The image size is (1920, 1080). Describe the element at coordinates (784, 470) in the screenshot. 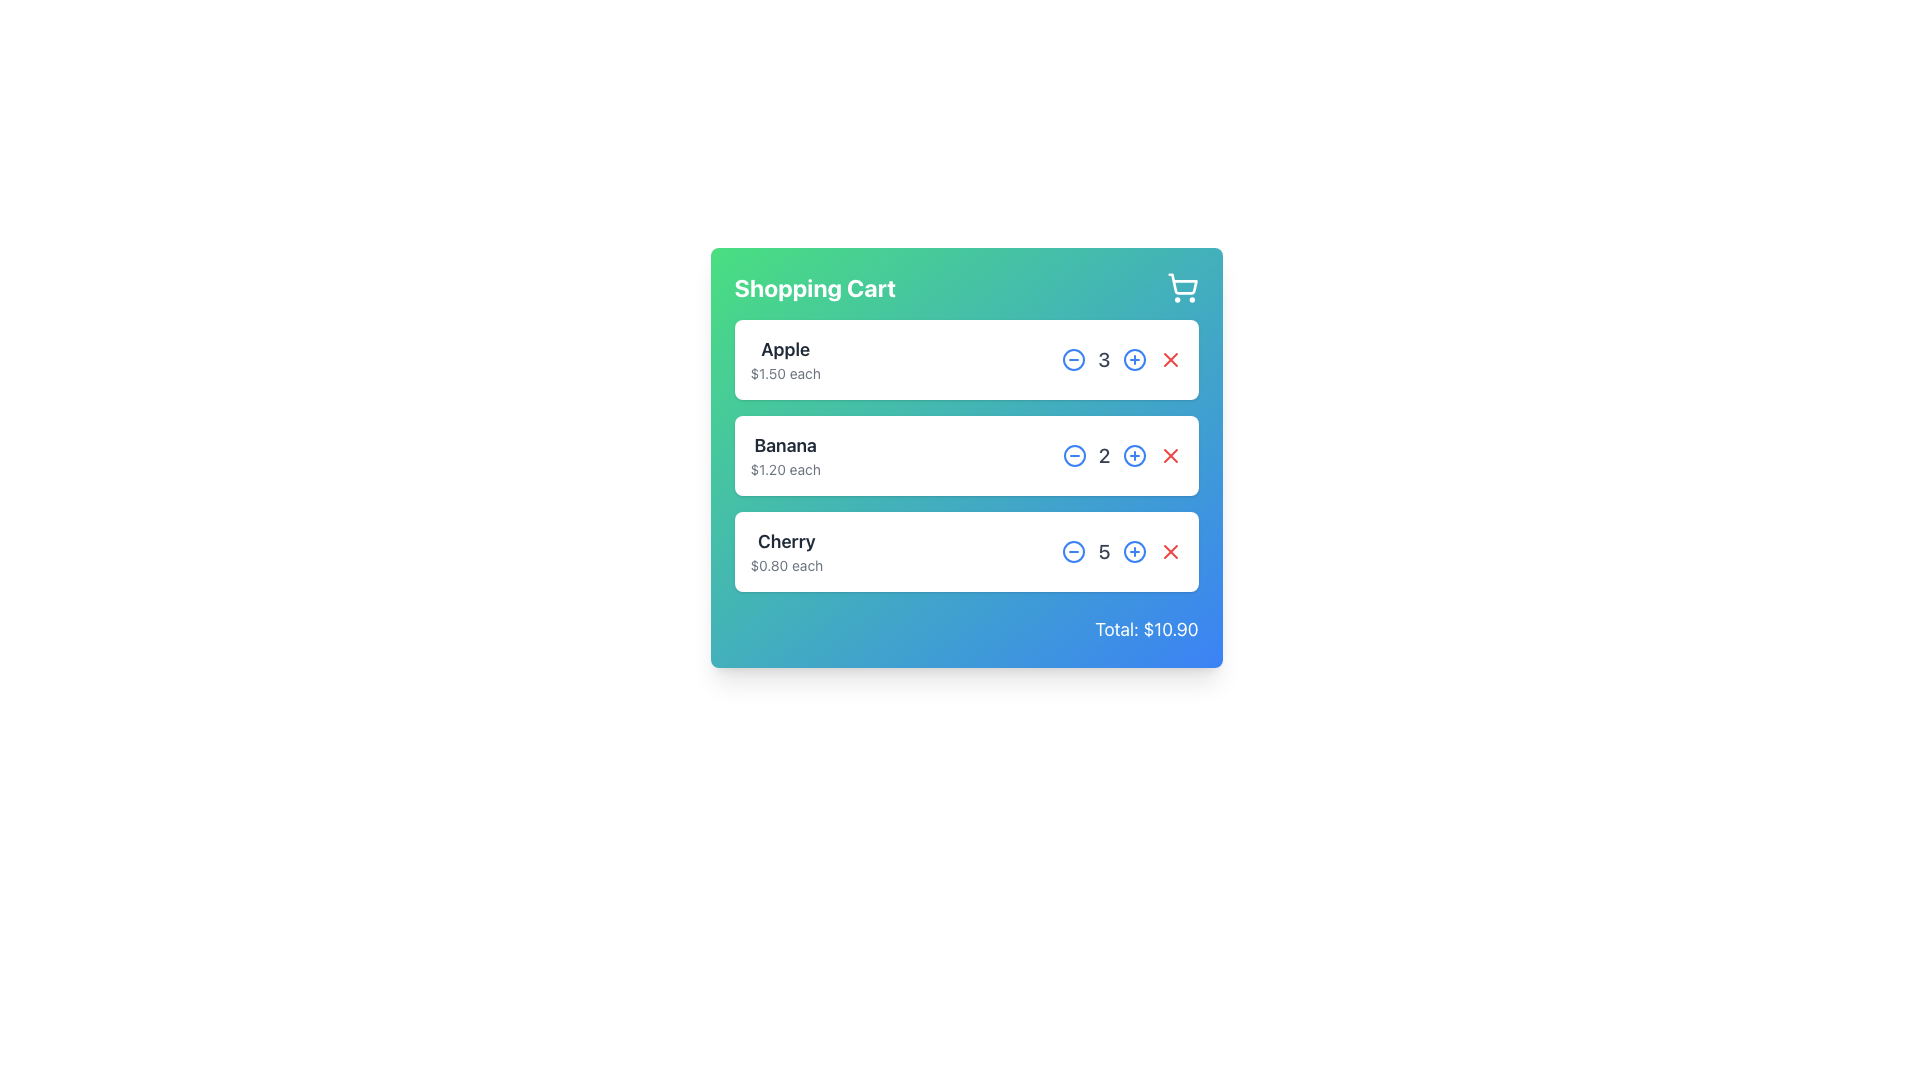

I see `the price display of '$1.20 each' located directly underneath the 'Banana' label in the shopping cart interface` at that location.